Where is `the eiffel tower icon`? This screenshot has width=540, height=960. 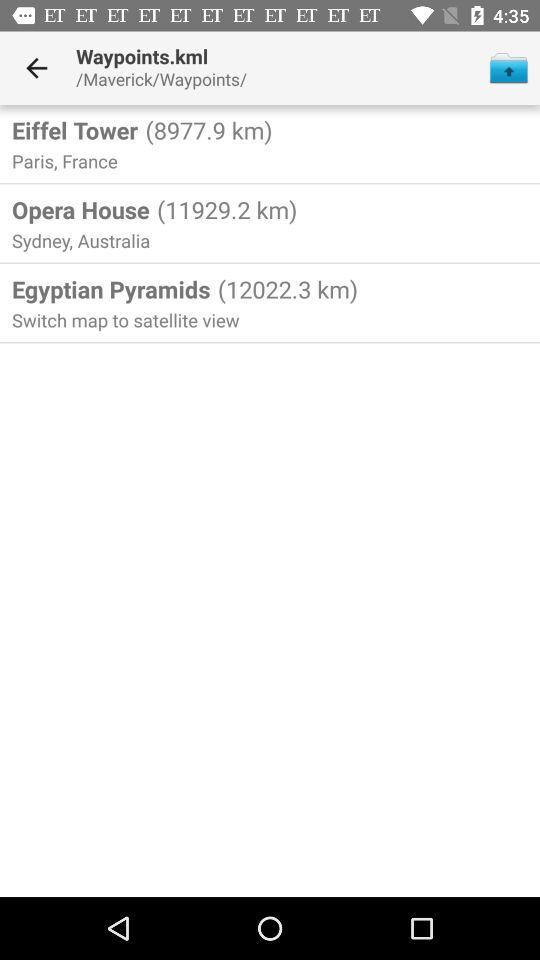
the eiffel tower icon is located at coordinates (74, 129).